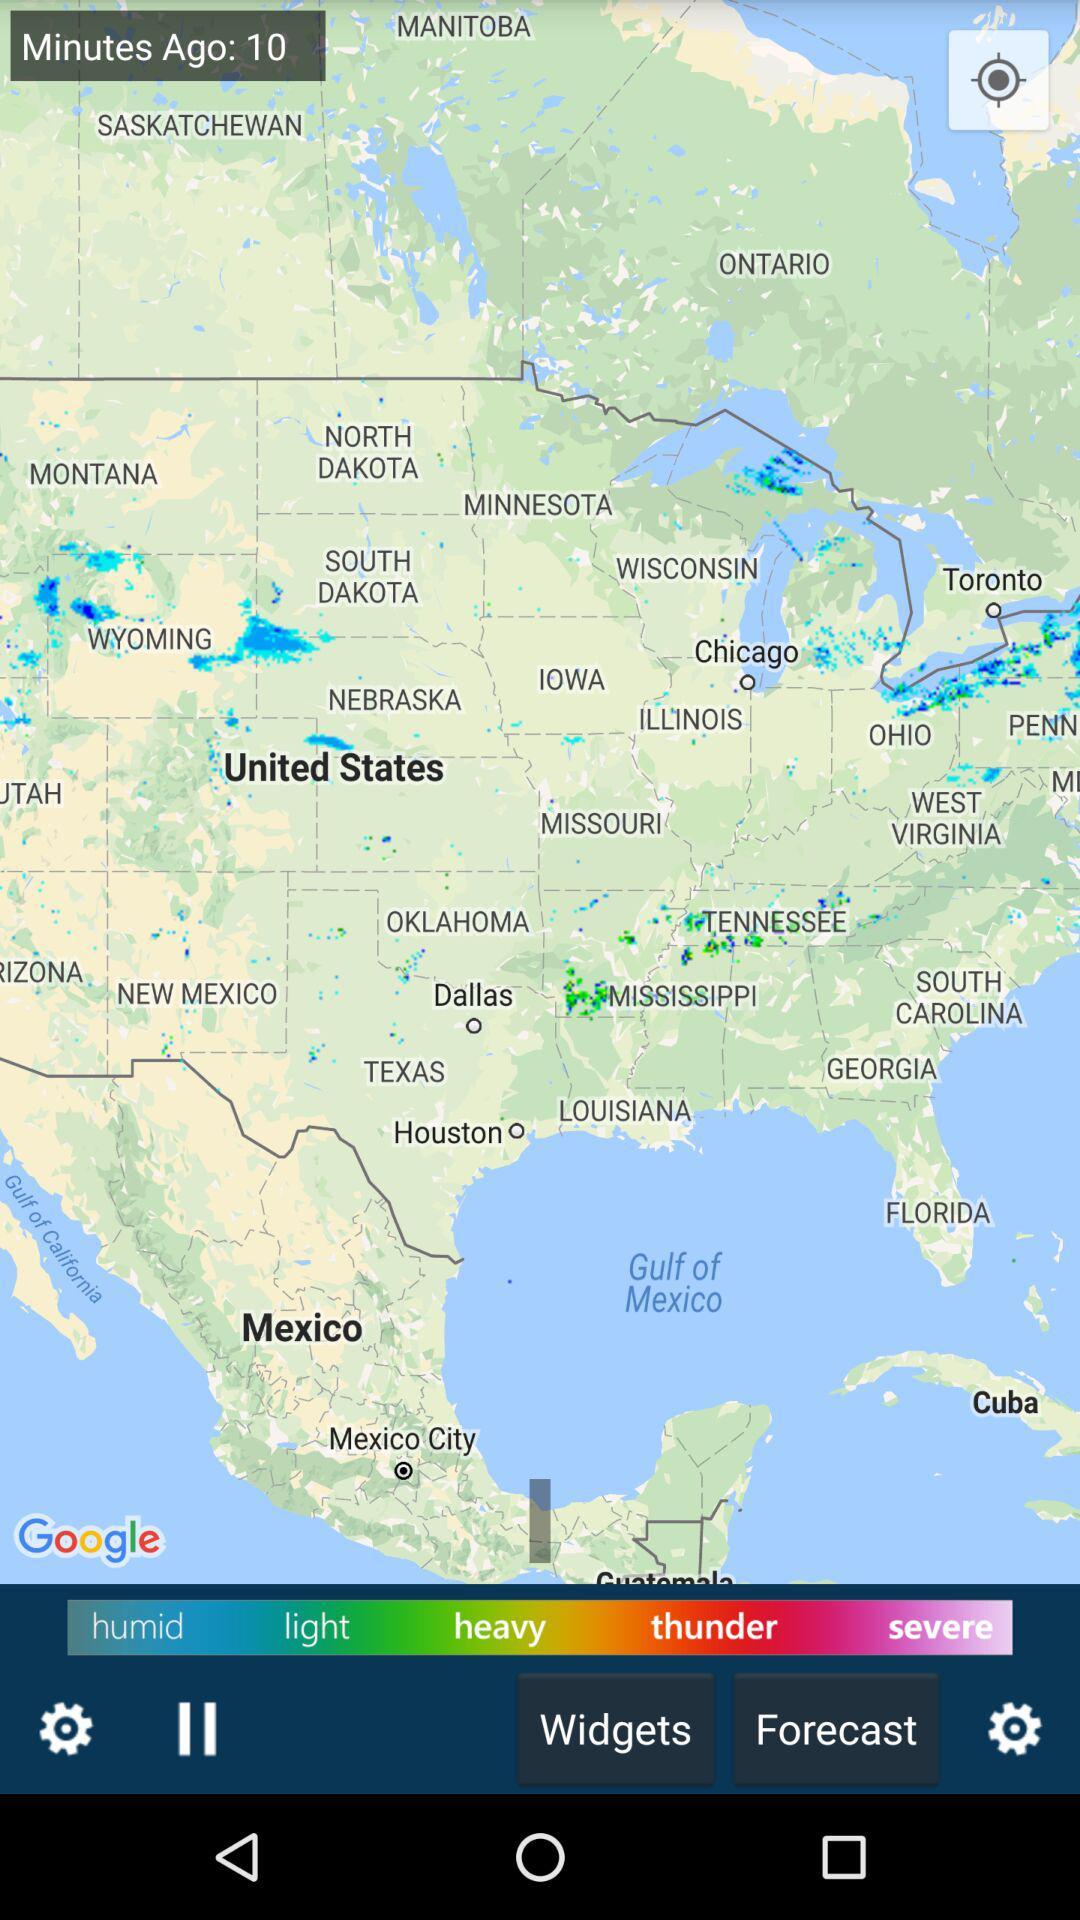 This screenshot has height=1920, width=1080. What do you see at coordinates (1014, 1848) in the screenshot?
I see `the settings icon` at bounding box center [1014, 1848].